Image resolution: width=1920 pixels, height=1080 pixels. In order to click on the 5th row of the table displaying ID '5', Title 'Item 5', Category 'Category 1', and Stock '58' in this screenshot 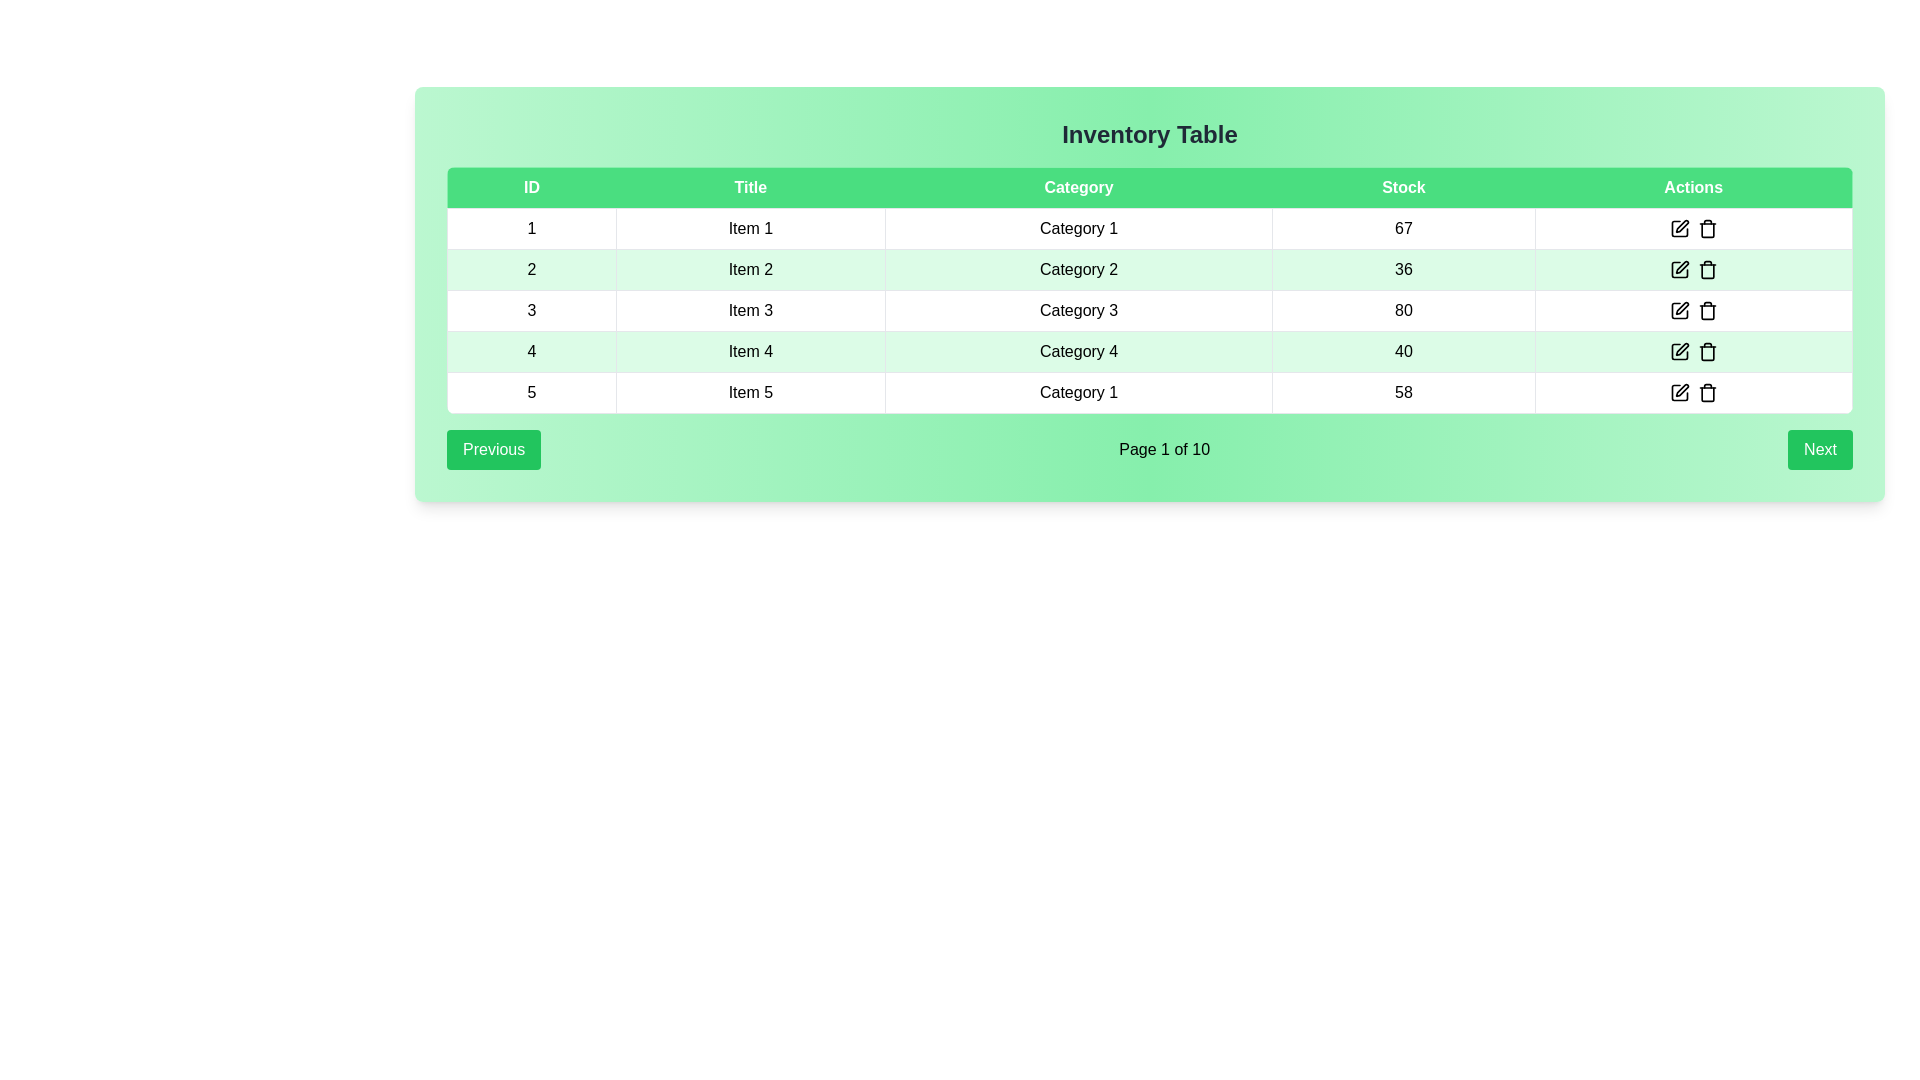, I will do `click(1150, 393)`.